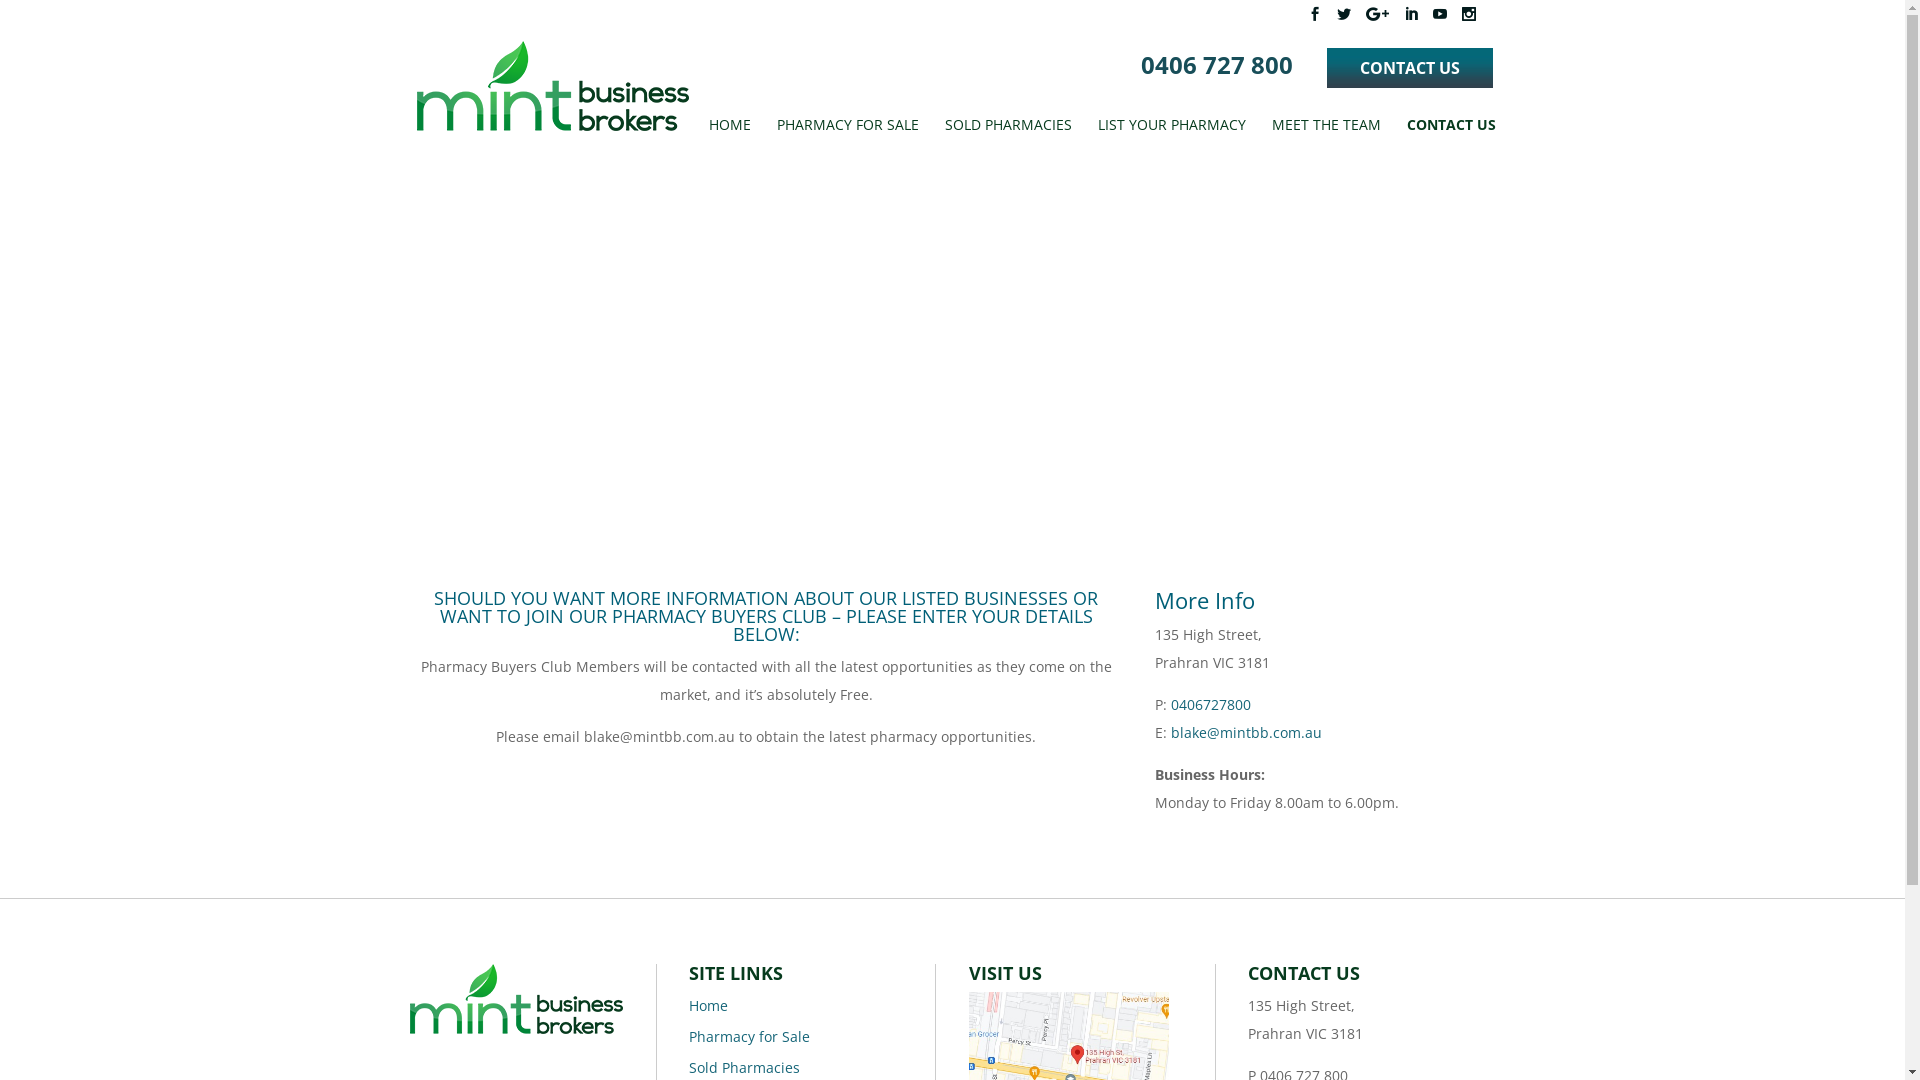 This screenshot has height=1080, width=1920. I want to click on 'MEET THE TEAM', so click(1326, 133).